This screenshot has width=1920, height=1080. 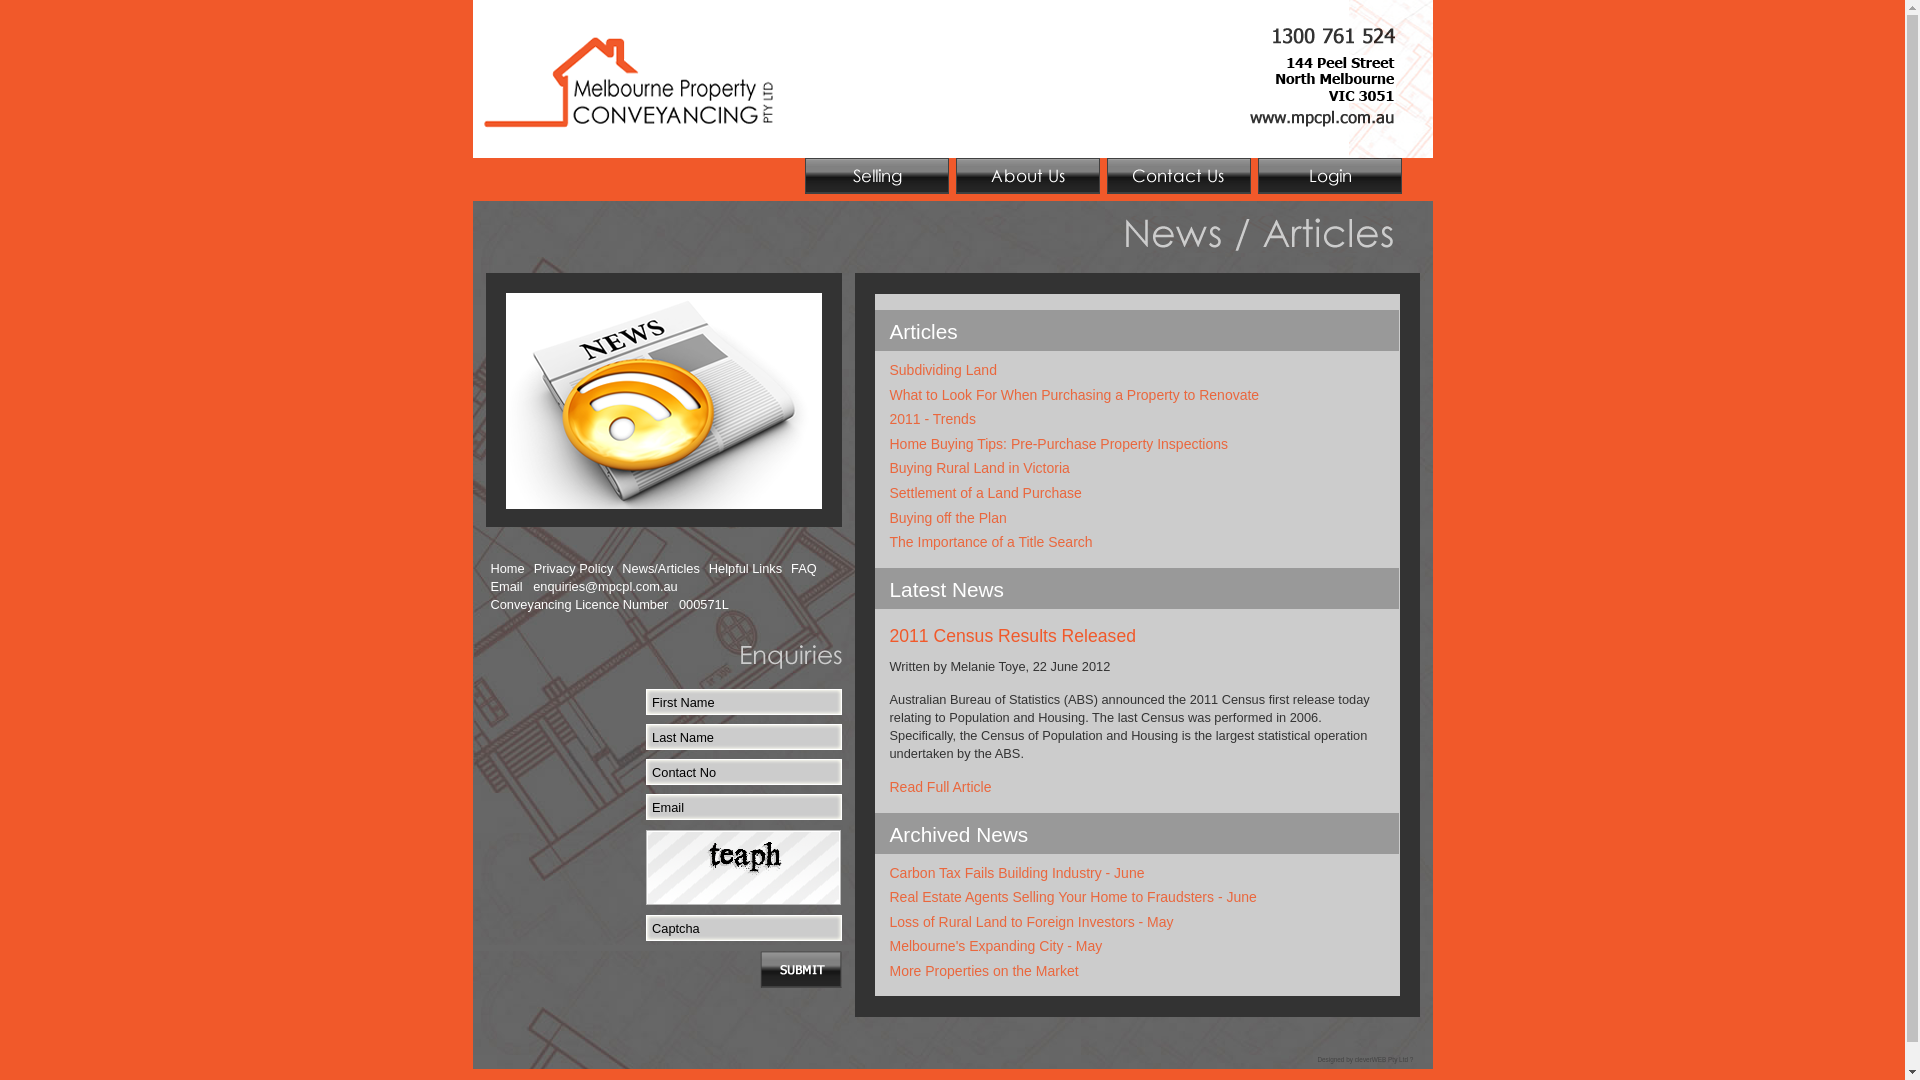 I want to click on 'Subdividing Land', so click(x=942, y=370).